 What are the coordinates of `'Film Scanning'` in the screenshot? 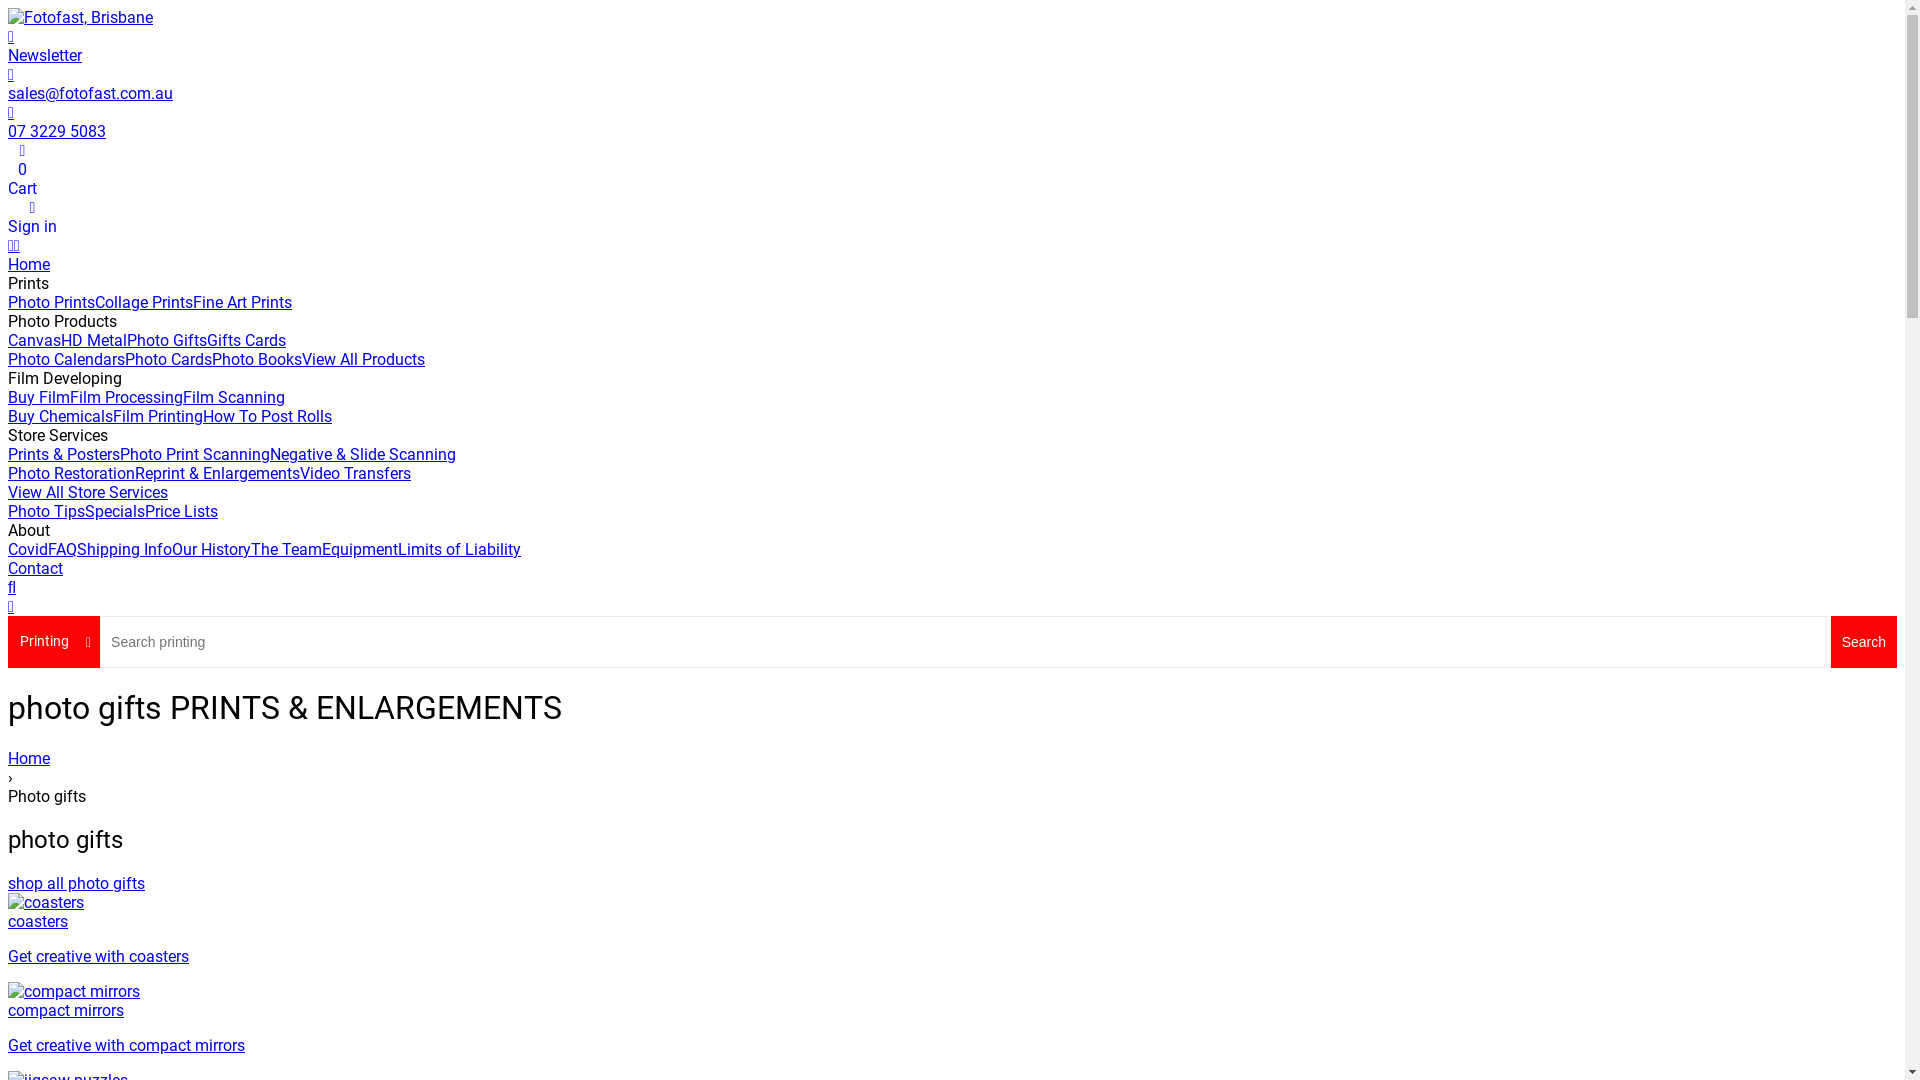 It's located at (234, 397).